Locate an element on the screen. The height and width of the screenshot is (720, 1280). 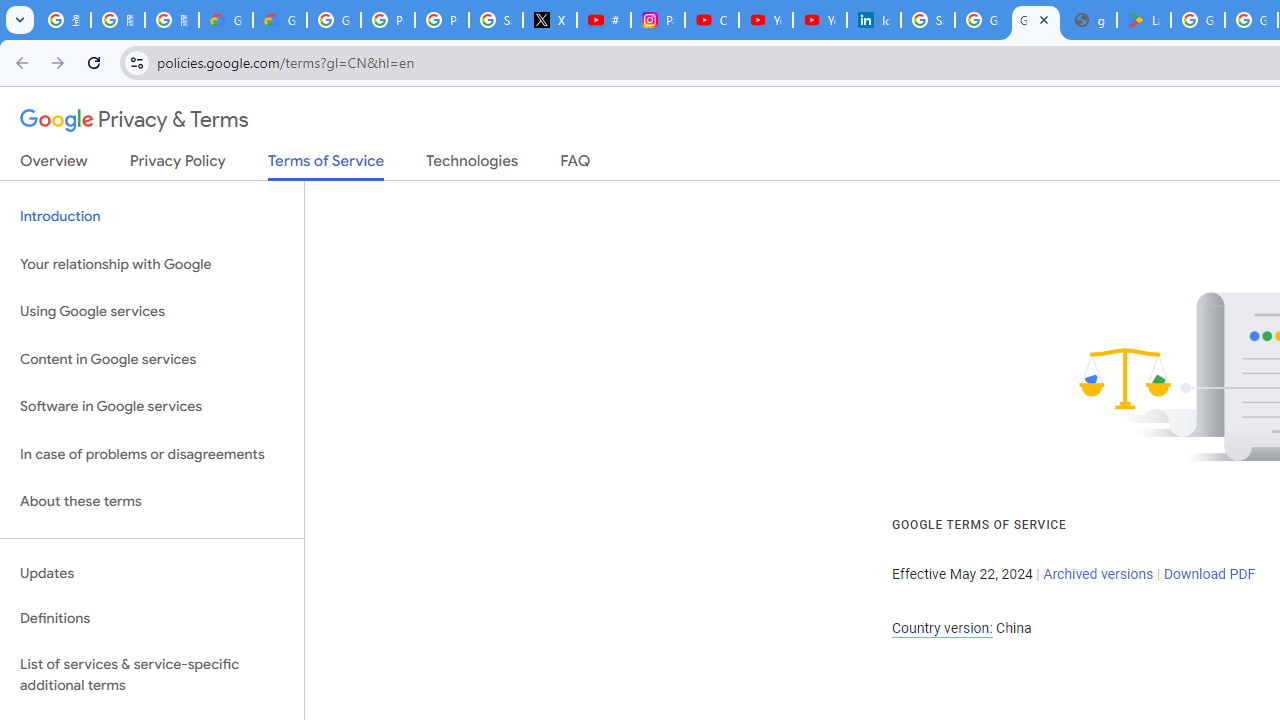
'Reload' is located at coordinates (93, 61).